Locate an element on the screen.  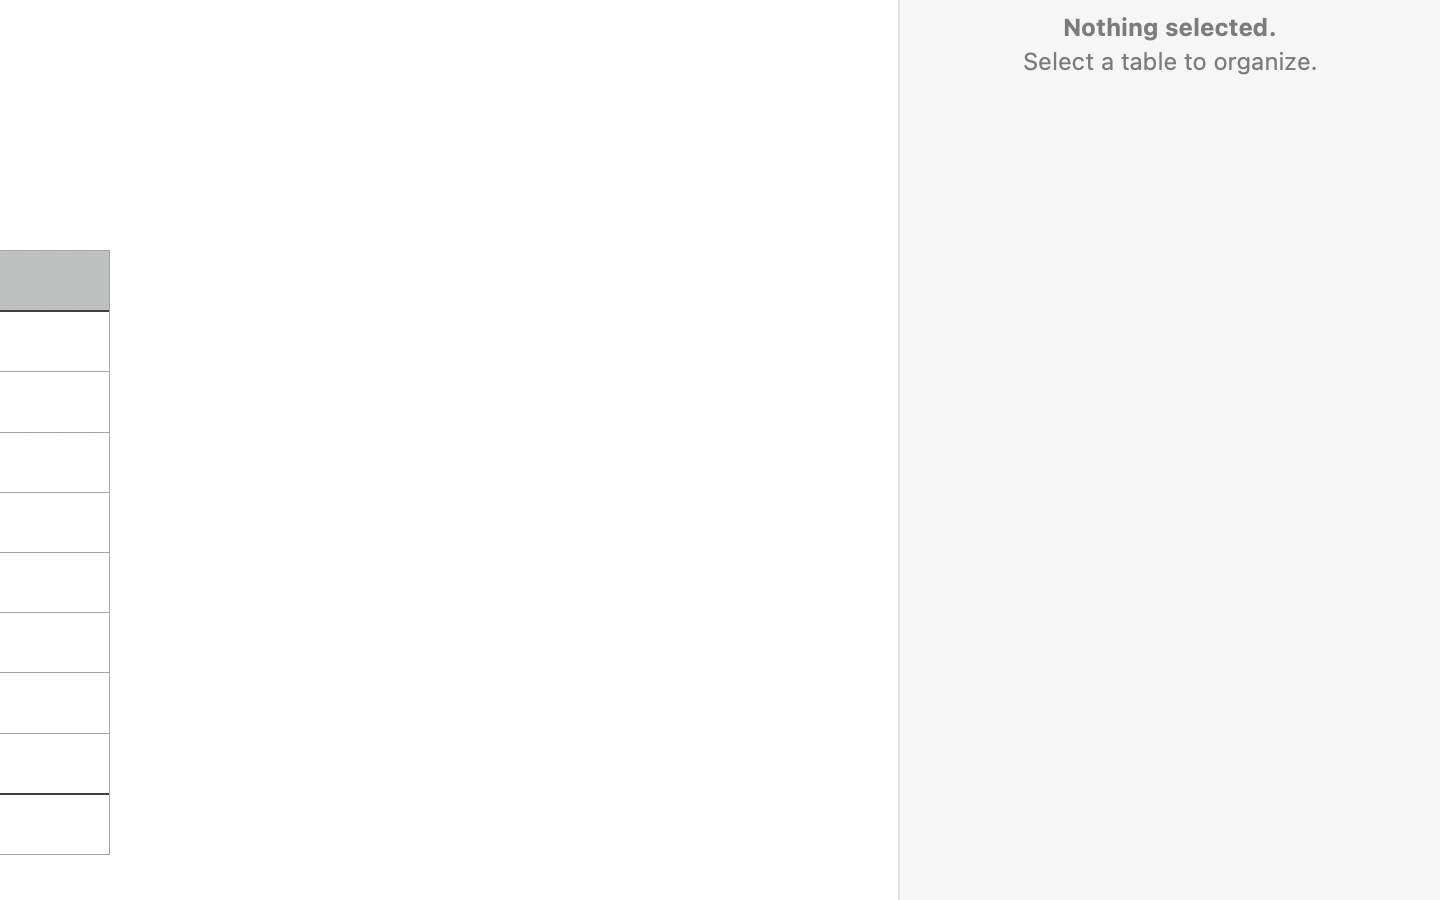
'Nothing selected.' is located at coordinates (1168, 26).